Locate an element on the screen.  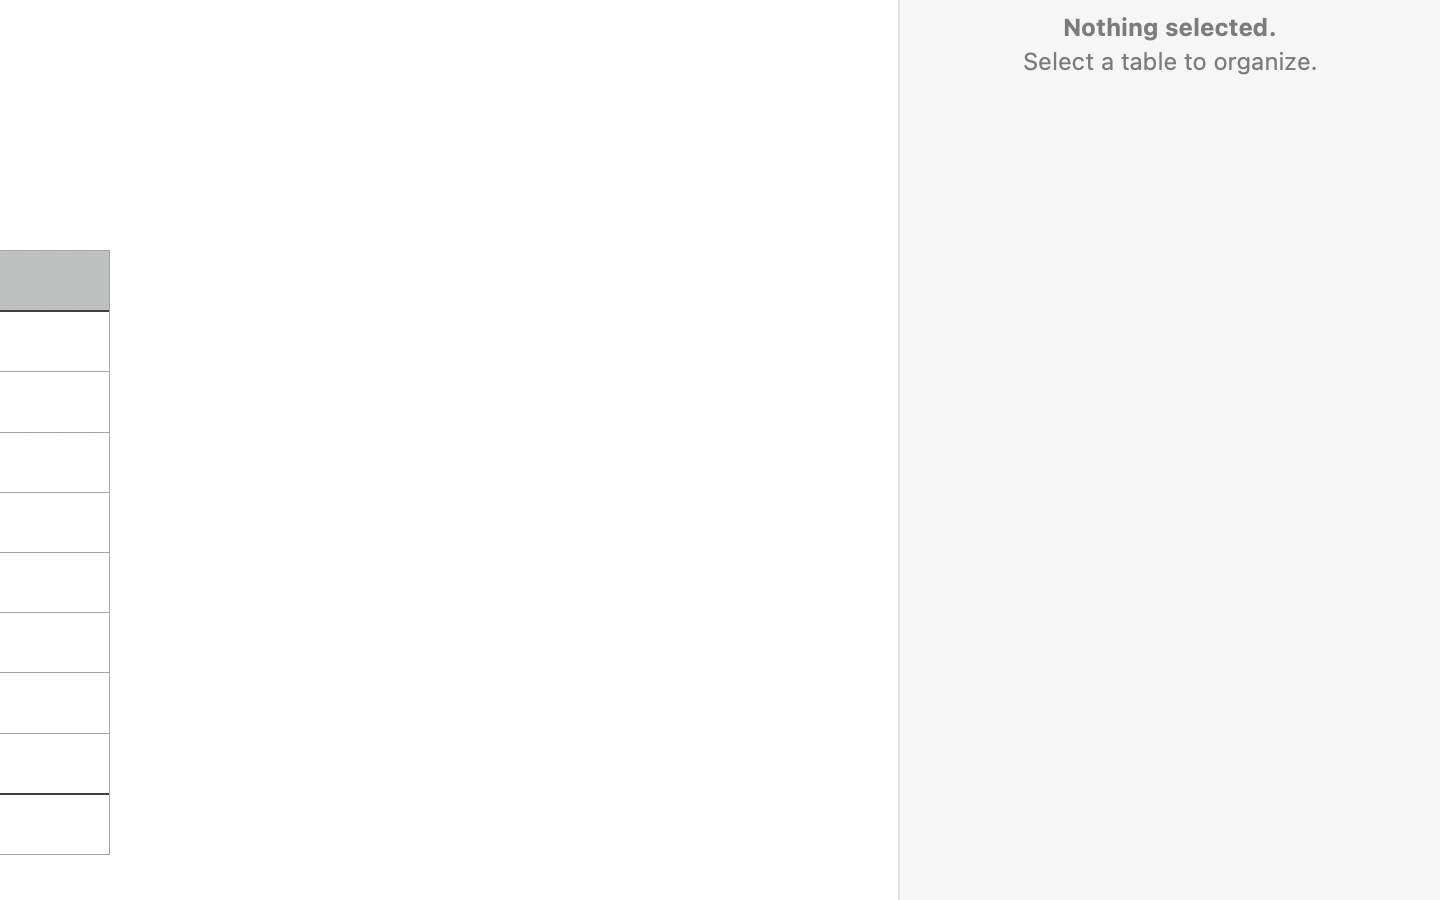
'Nothing selected.' is located at coordinates (1168, 26).